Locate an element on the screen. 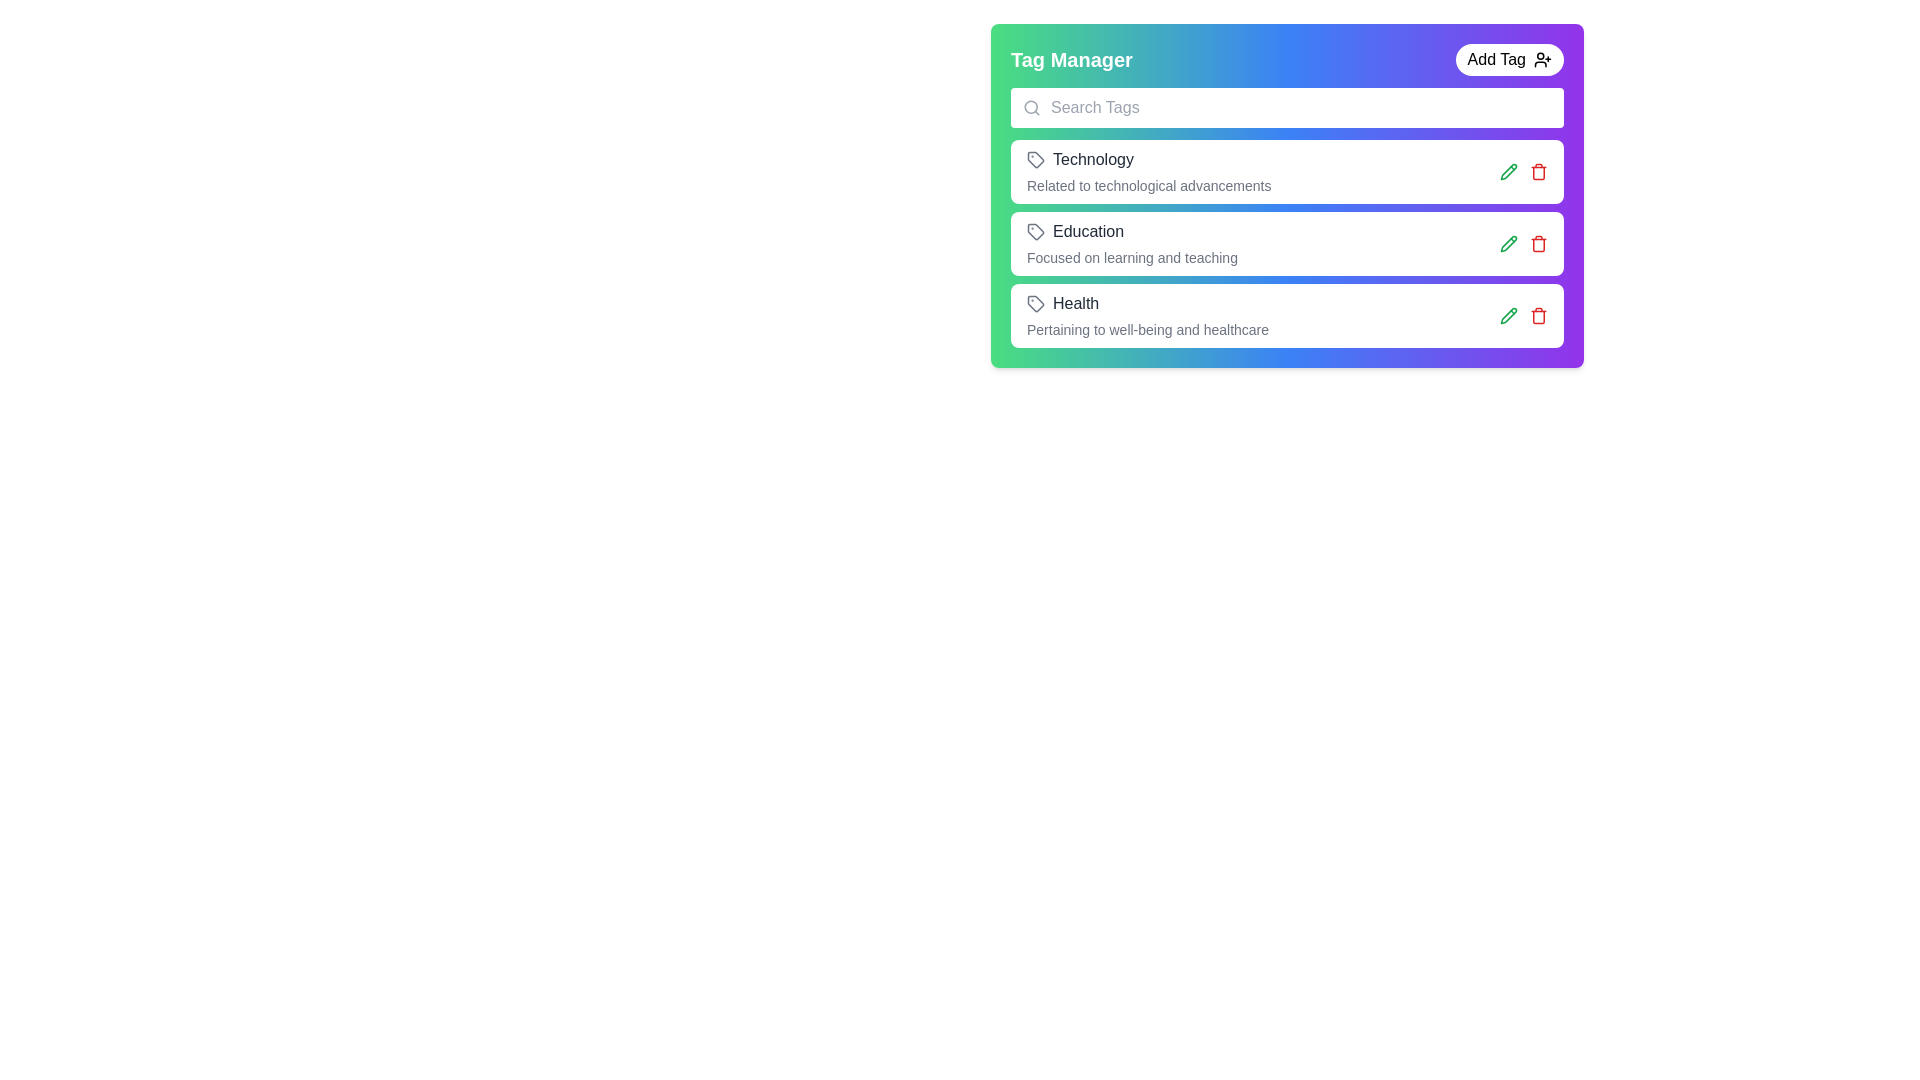 This screenshot has width=1920, height=1080. the 'Education' tag icon, which is visually marked as an indicator in the tag entry list, positioned to the left of the 'Education' text label is located at coordinates (1036, 230).